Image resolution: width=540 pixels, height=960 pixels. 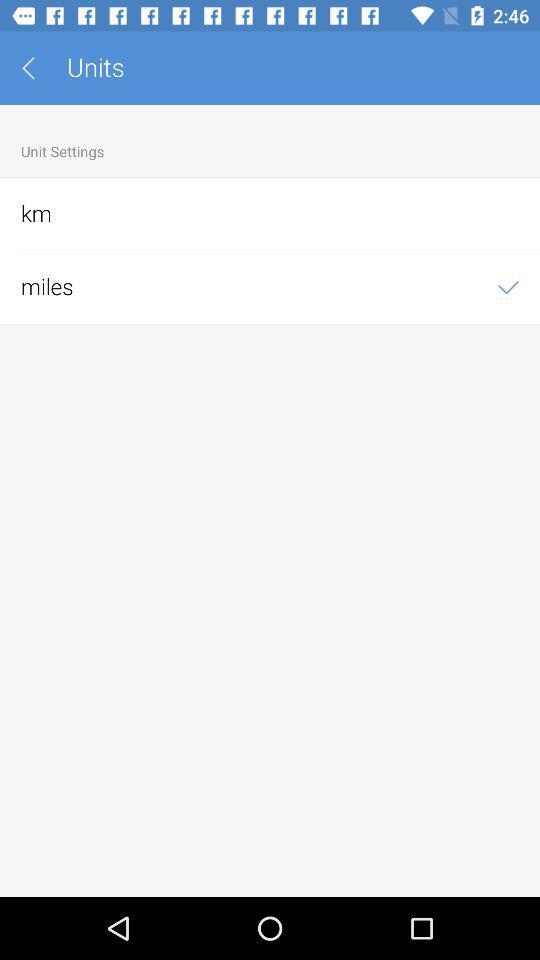 What do you see at coordinates (35, 68) in the screenshot?
I see `the arrow_backward icon` at bounding box center [35, 68].